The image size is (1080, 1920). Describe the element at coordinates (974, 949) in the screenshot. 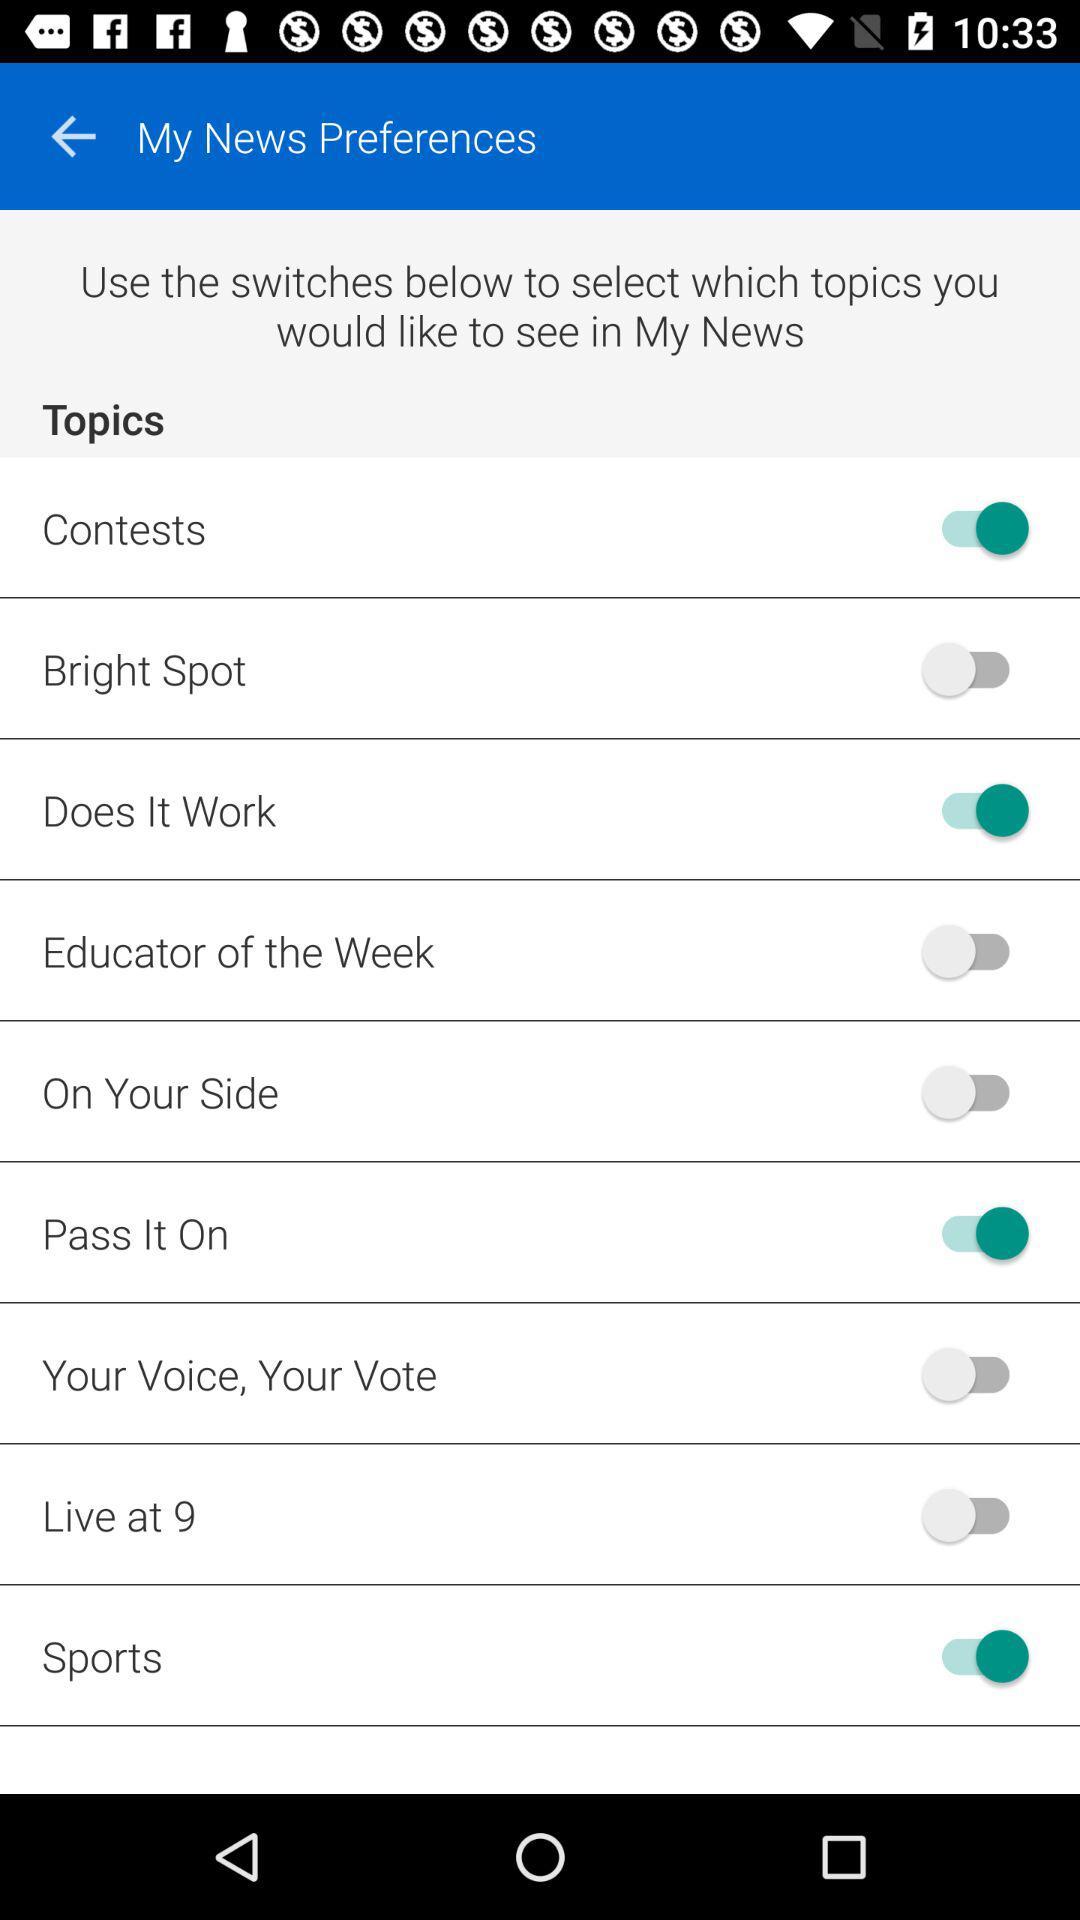

I see `notification option` at that location.